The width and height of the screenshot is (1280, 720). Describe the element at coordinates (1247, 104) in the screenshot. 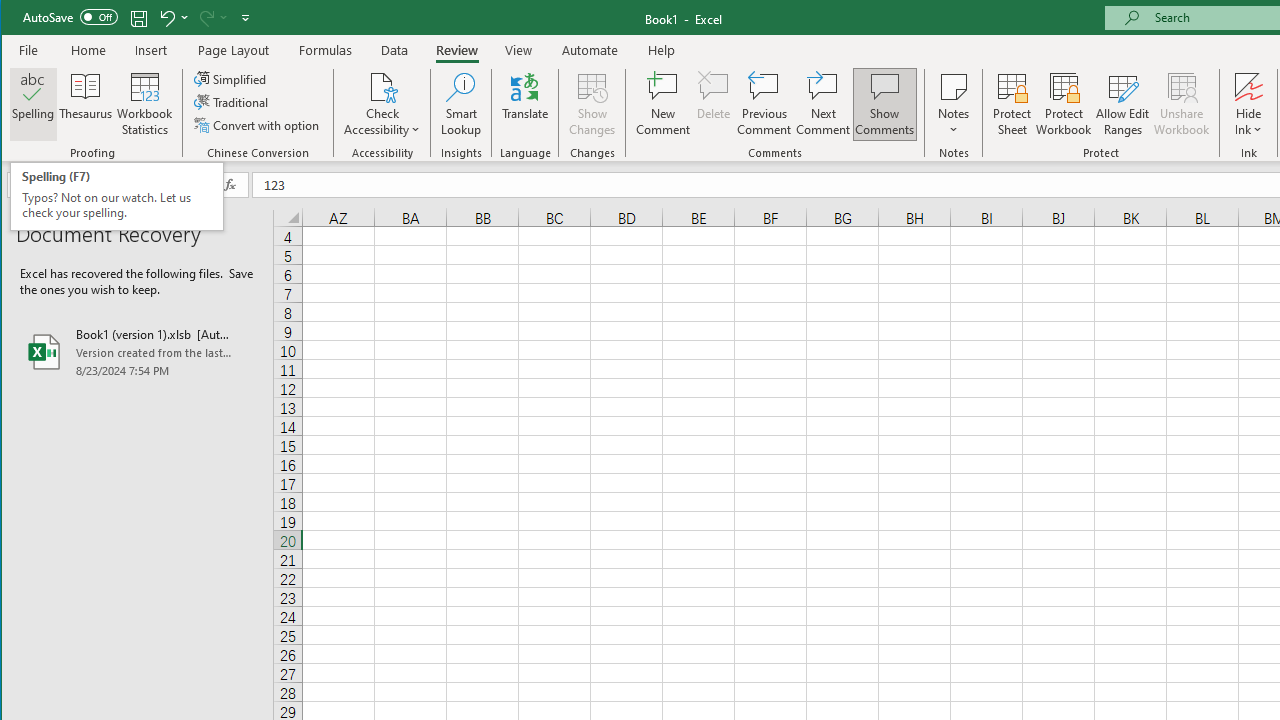

I see `'Hide Ink'` at that location.